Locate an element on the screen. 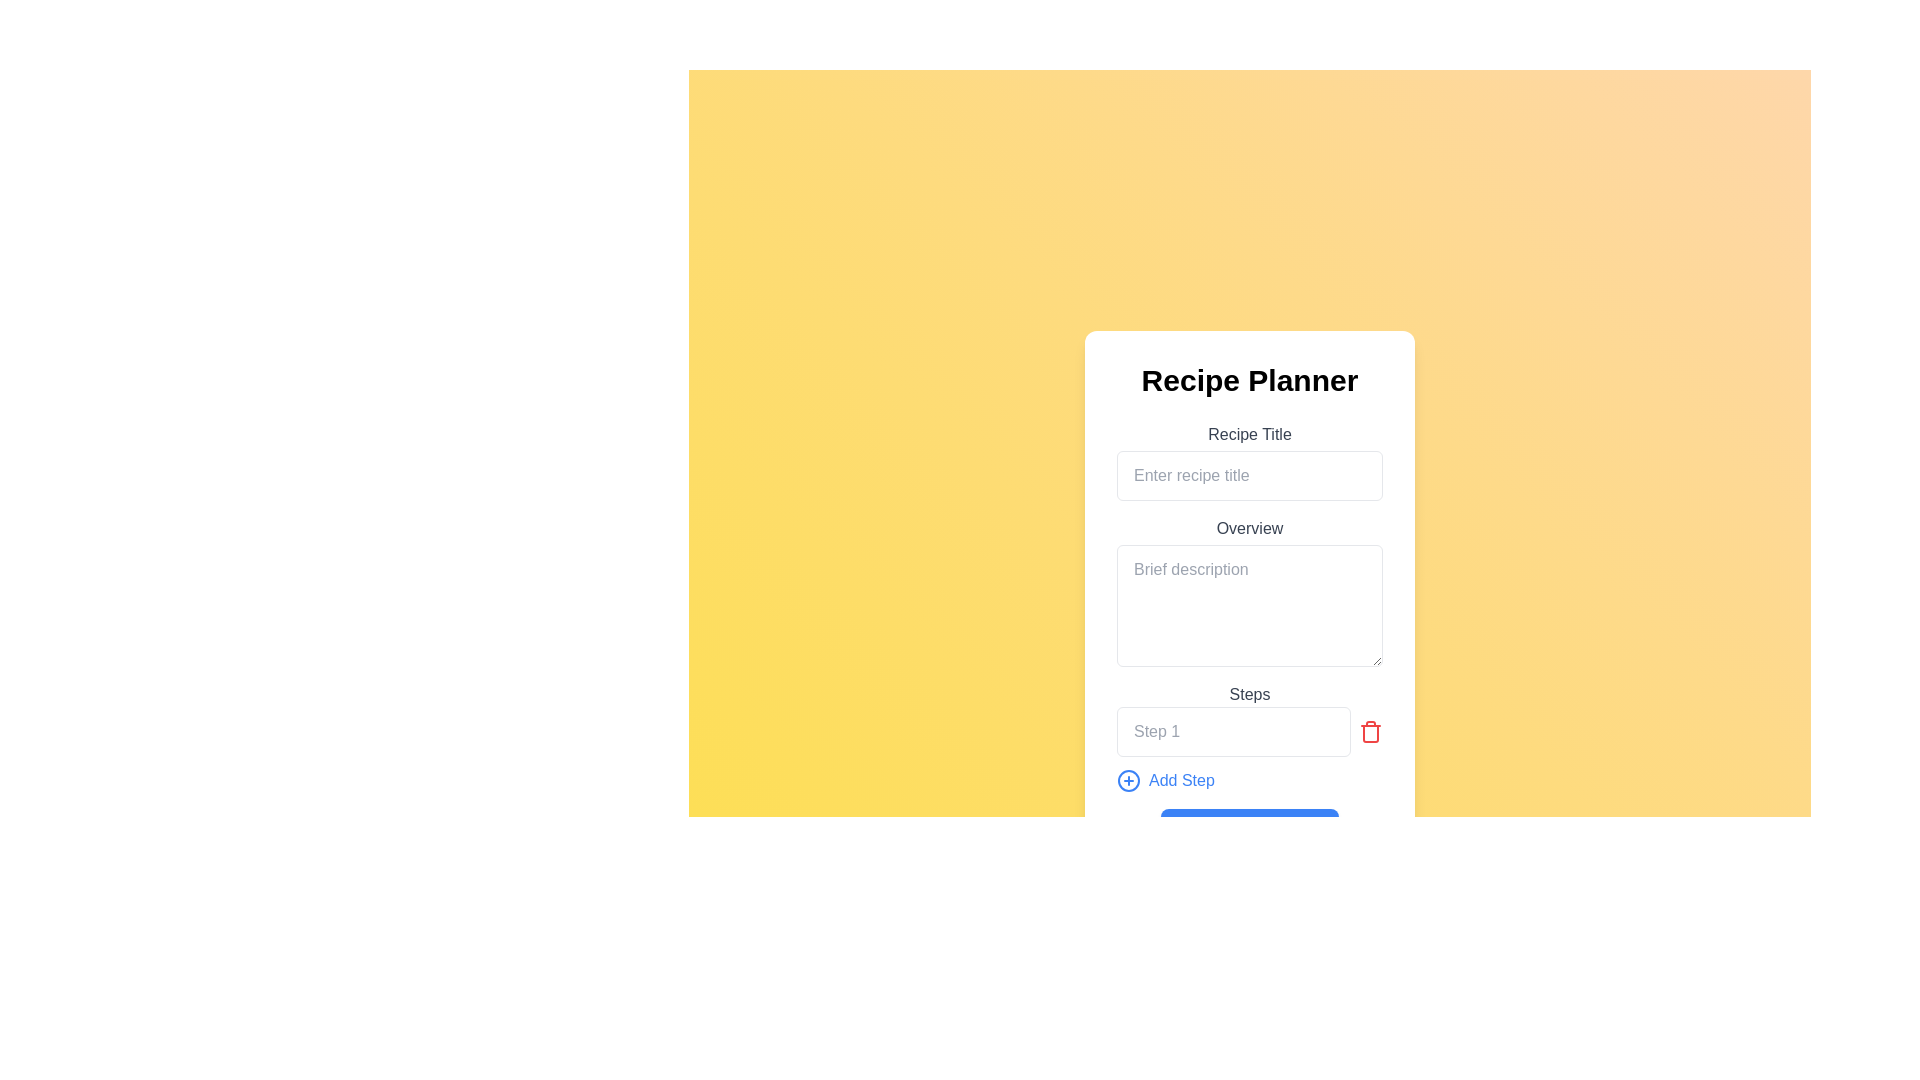 This screenshot has height=1080, width=1920. the circular '+' icon within the 'Add Step' button located towards the bottom center of the interface, aligned to the left of the 'Add Step' text is located at coordinates (1128, 778).